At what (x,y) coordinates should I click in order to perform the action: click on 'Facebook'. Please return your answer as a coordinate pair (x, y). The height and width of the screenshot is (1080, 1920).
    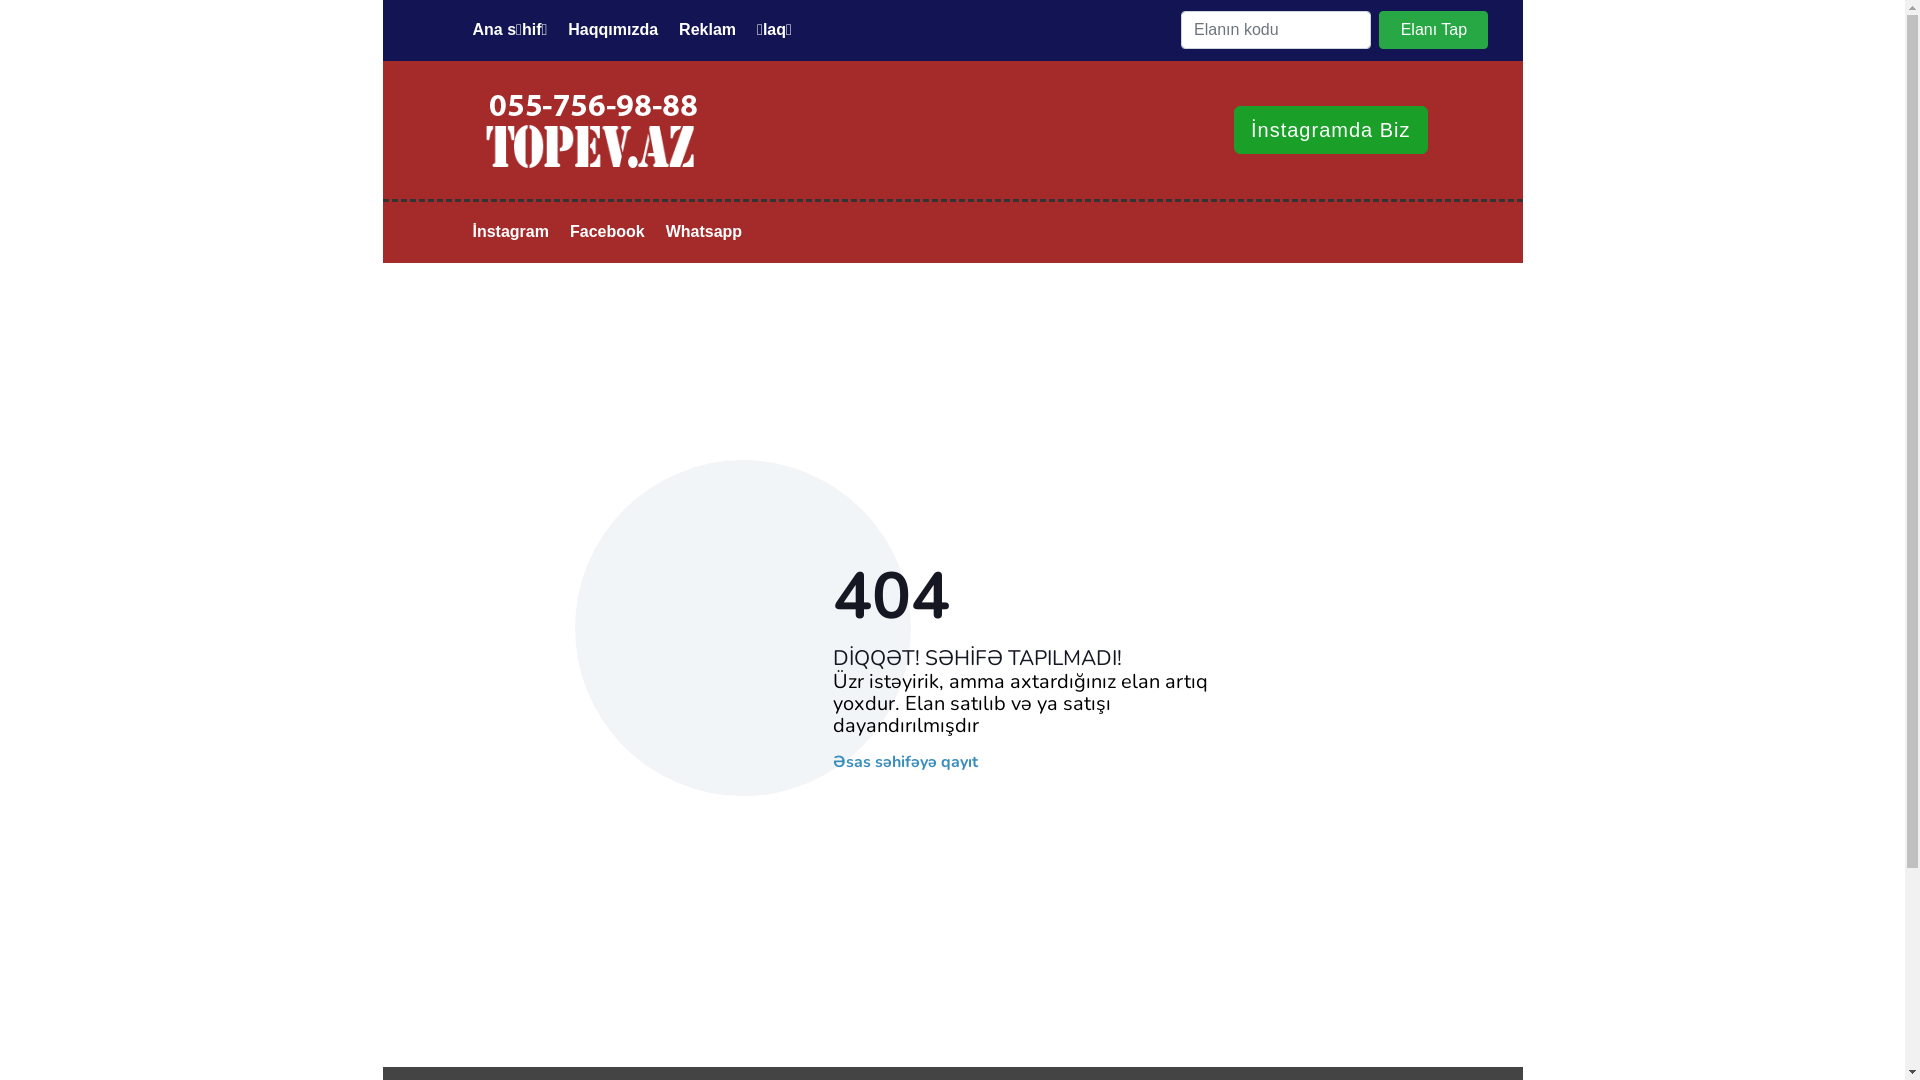
    Looking at the image, I should click on (560, 231).